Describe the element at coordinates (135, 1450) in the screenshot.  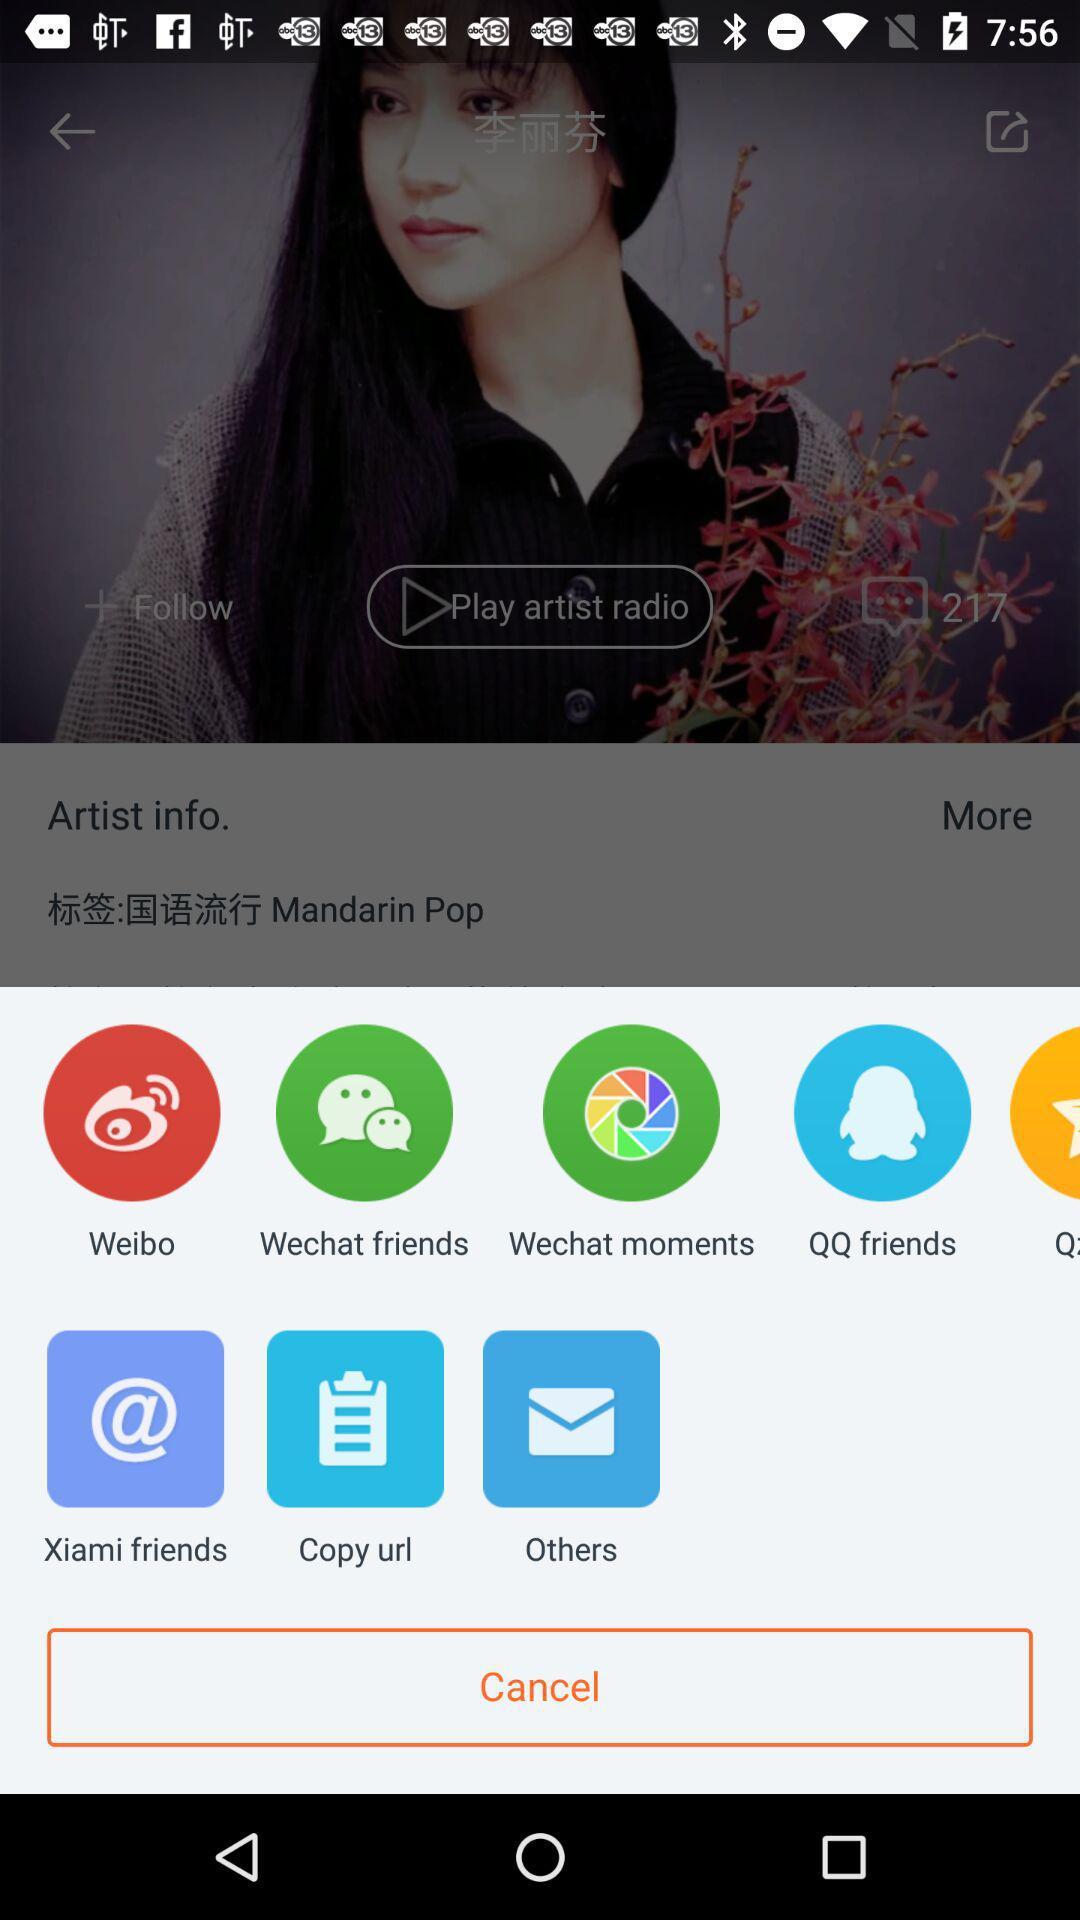
I see `xiami friends` at that location.